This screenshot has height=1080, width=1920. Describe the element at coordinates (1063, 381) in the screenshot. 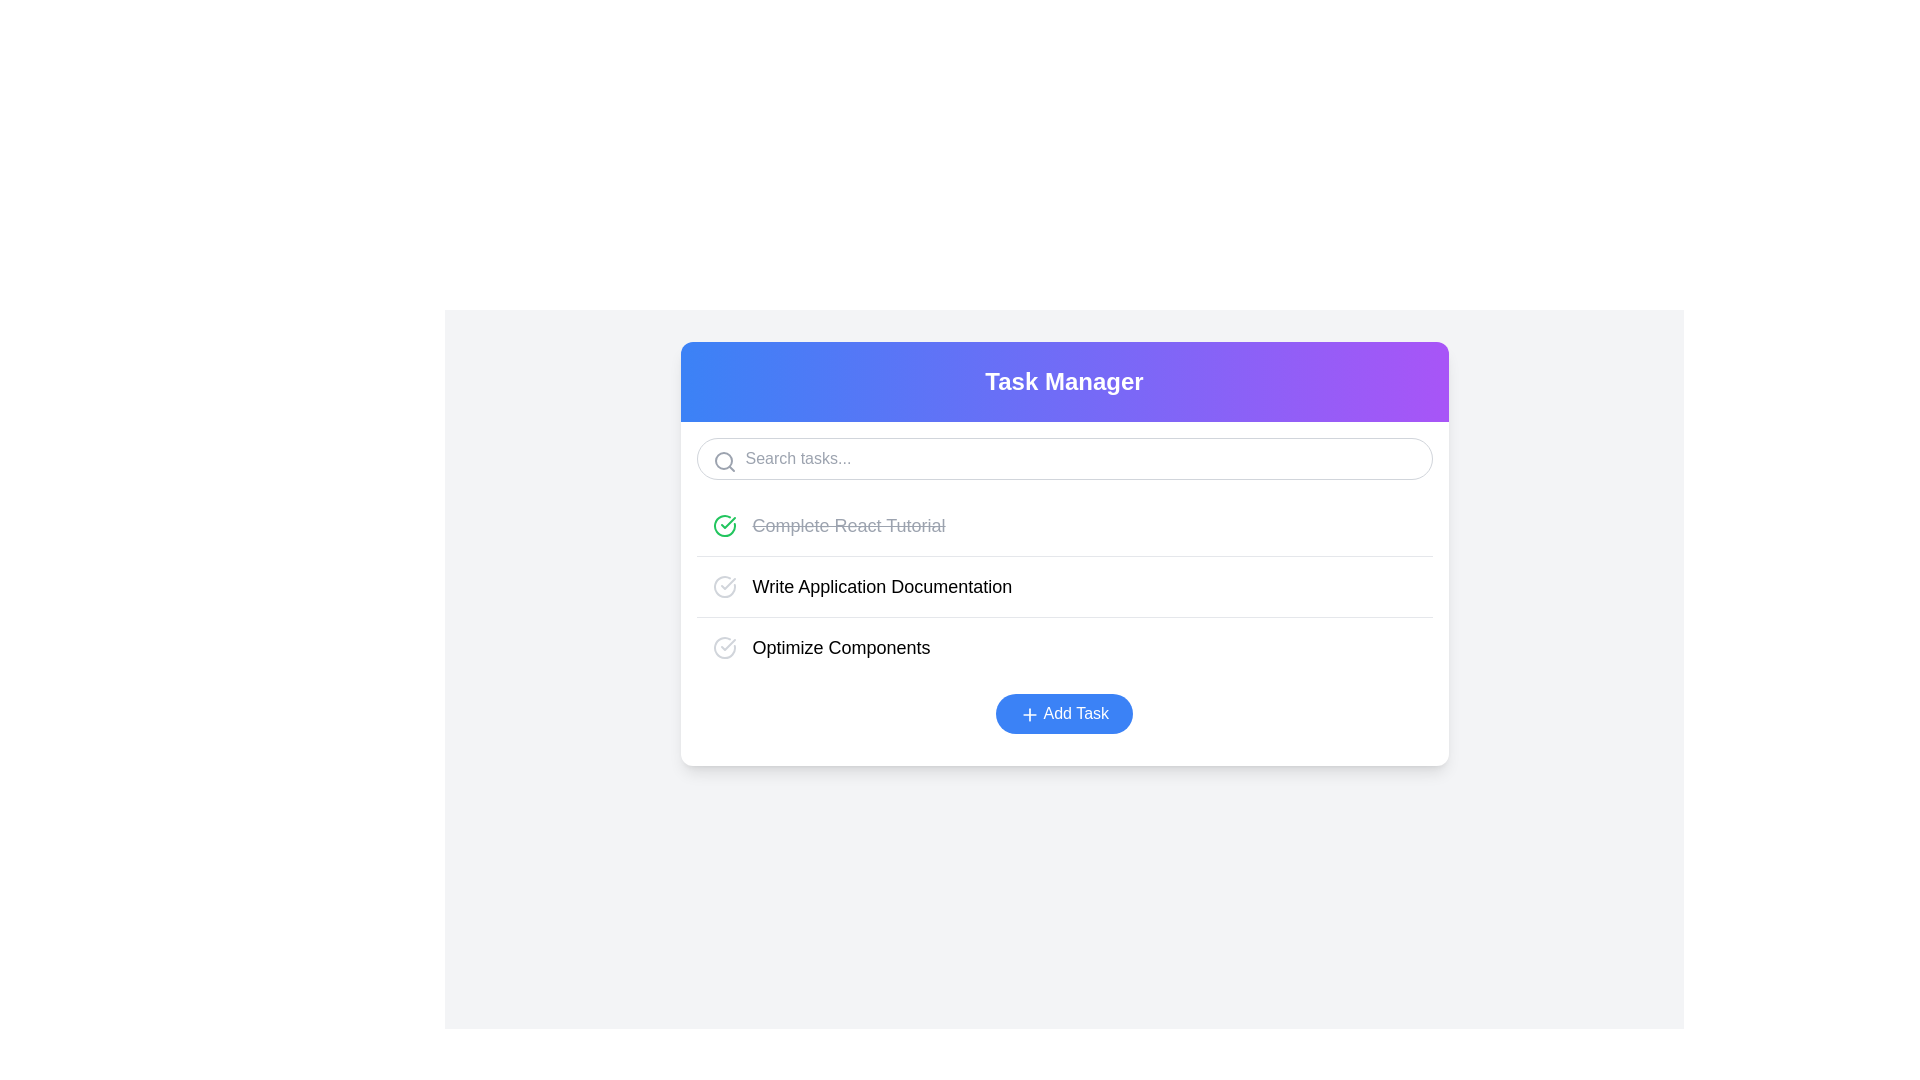

I see `the 'Task Manager' text label which is prominently displayed in a bold font style within a colored header bar at the top of the interface` at that location.